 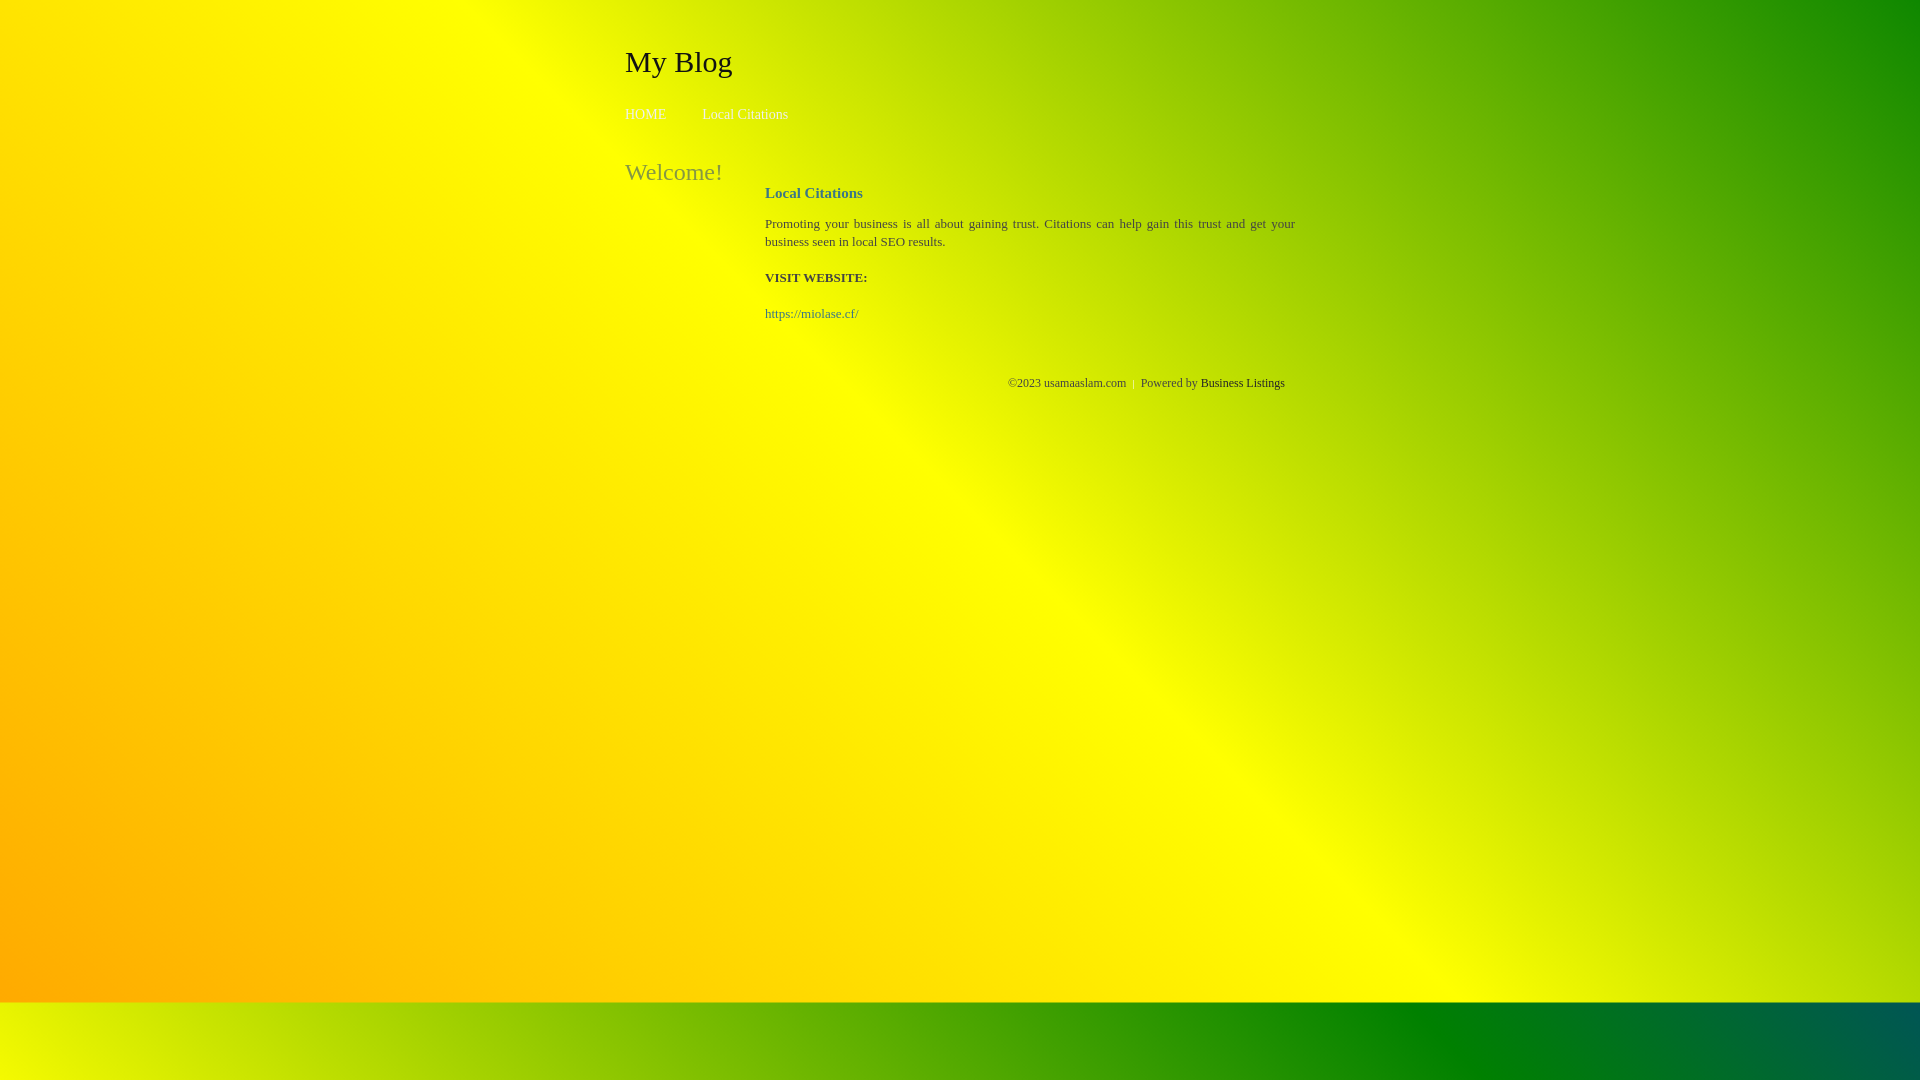 What do you see at coordinates (645, 114) in the screenshot?
I see `'HOME'` at bounding box center [645, 114].